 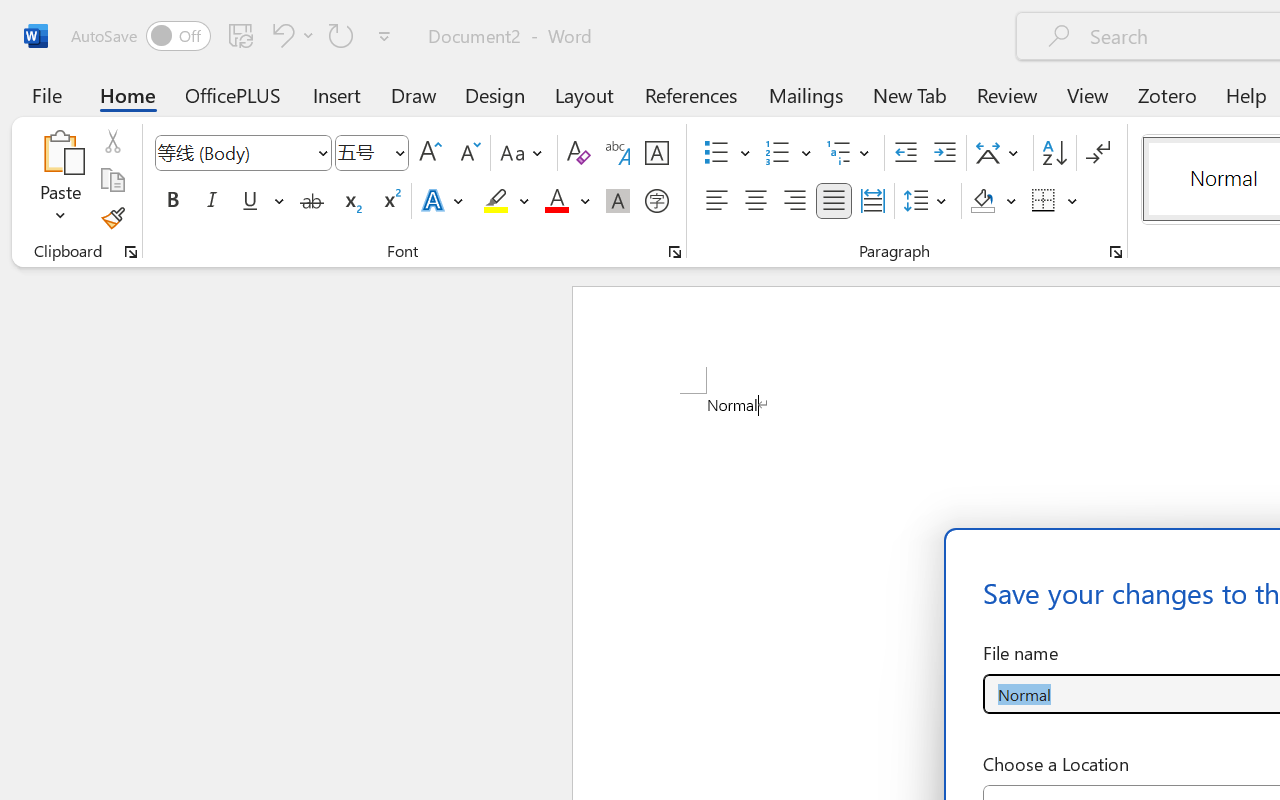 I want to click on 'Character Shading', so click(x=617, y=201).